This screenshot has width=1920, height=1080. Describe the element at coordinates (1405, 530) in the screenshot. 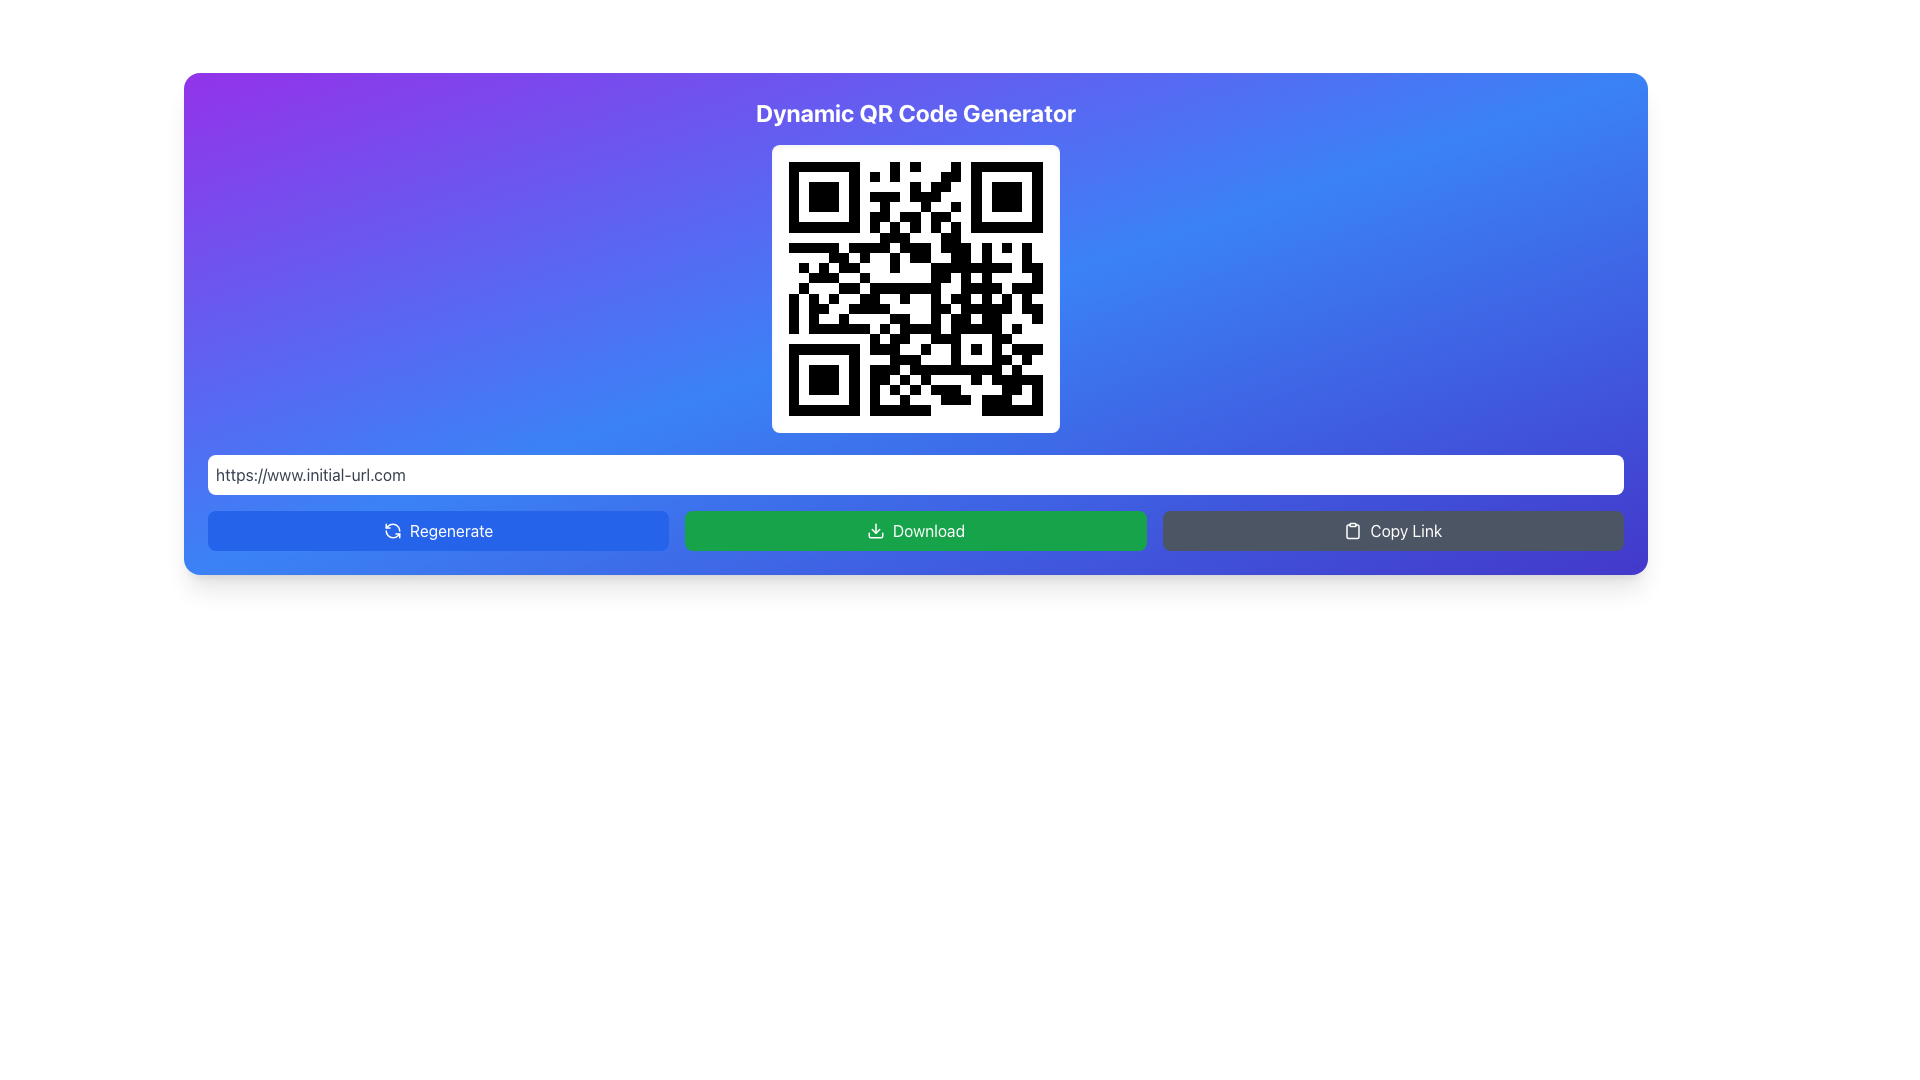

I see `the button containing the 'Copy Link' text label, styled in white over a dark gray background, located at the bottom-right corner of the interface` at that location.